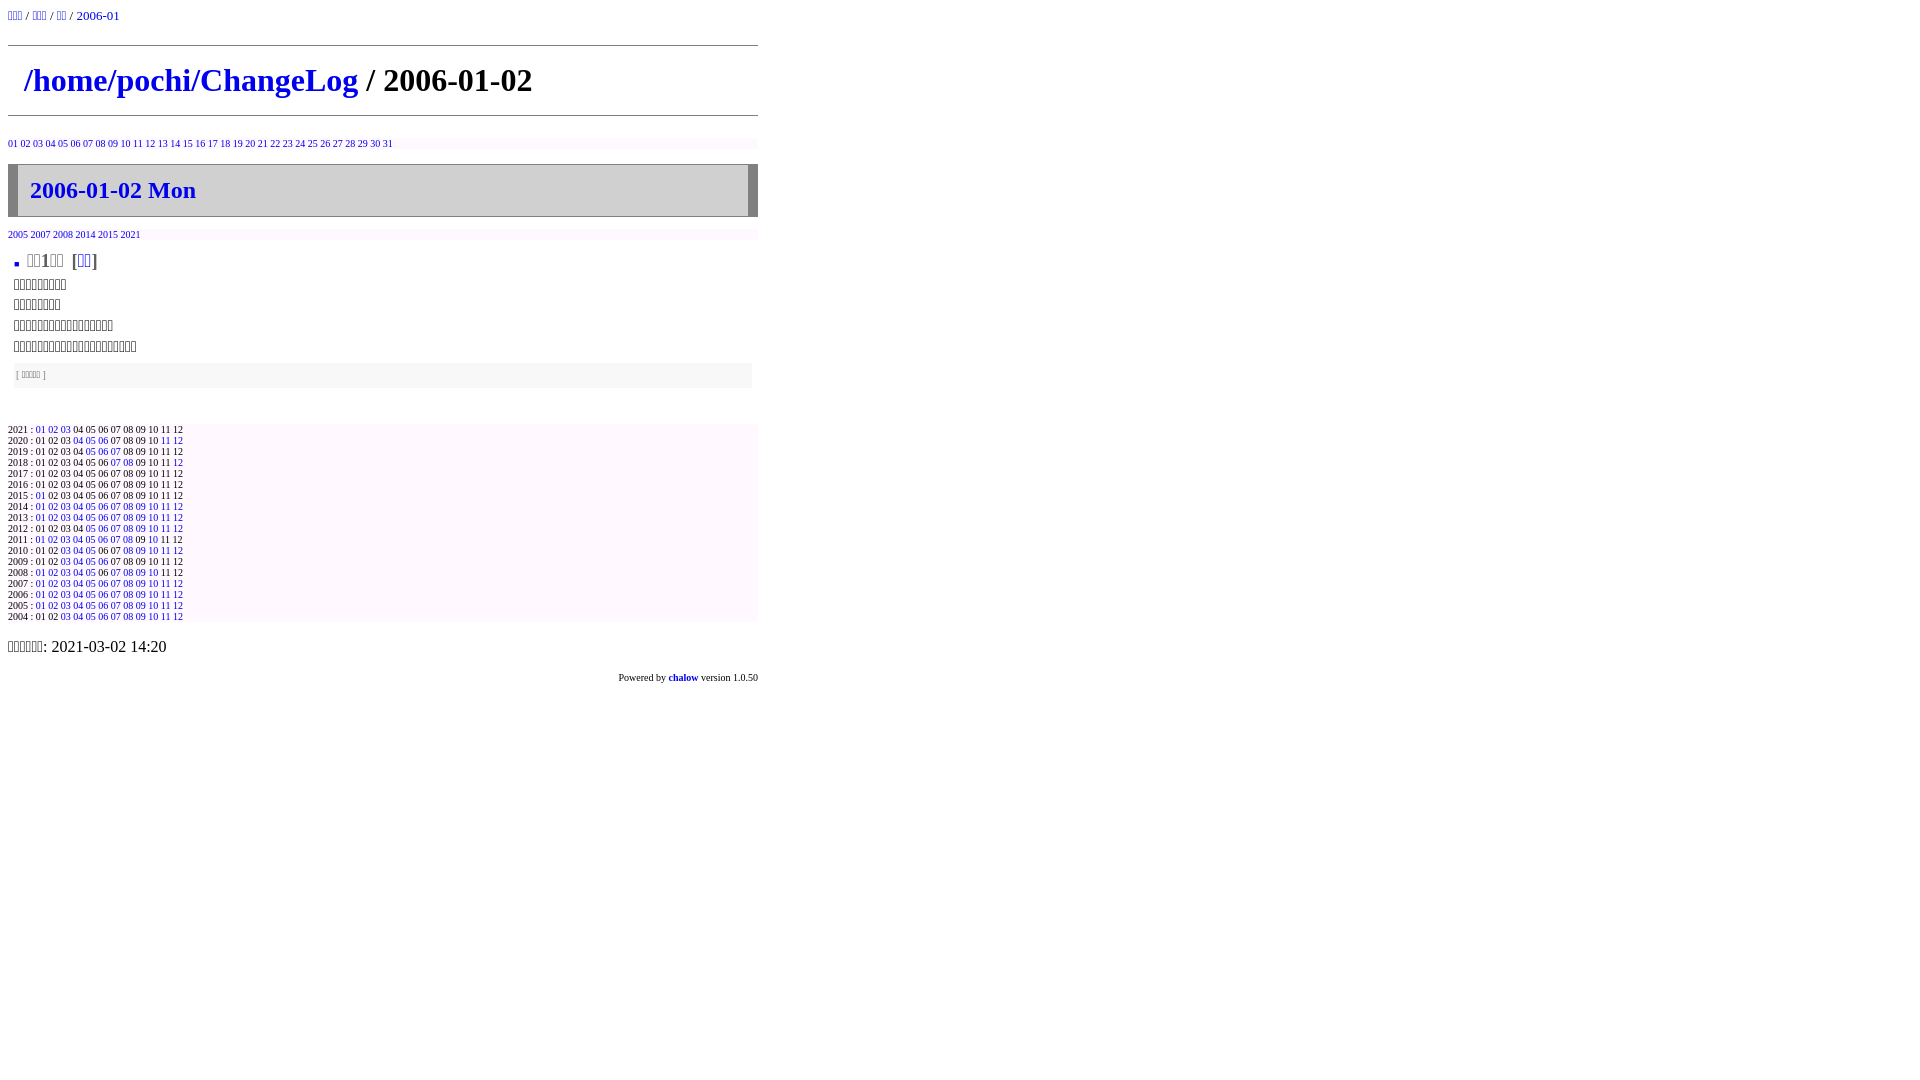 Image resolution: width=1920 pixels, height=1080 pixels. I want to click on '/home/pochi/ChangeLog', so click(24, 79).